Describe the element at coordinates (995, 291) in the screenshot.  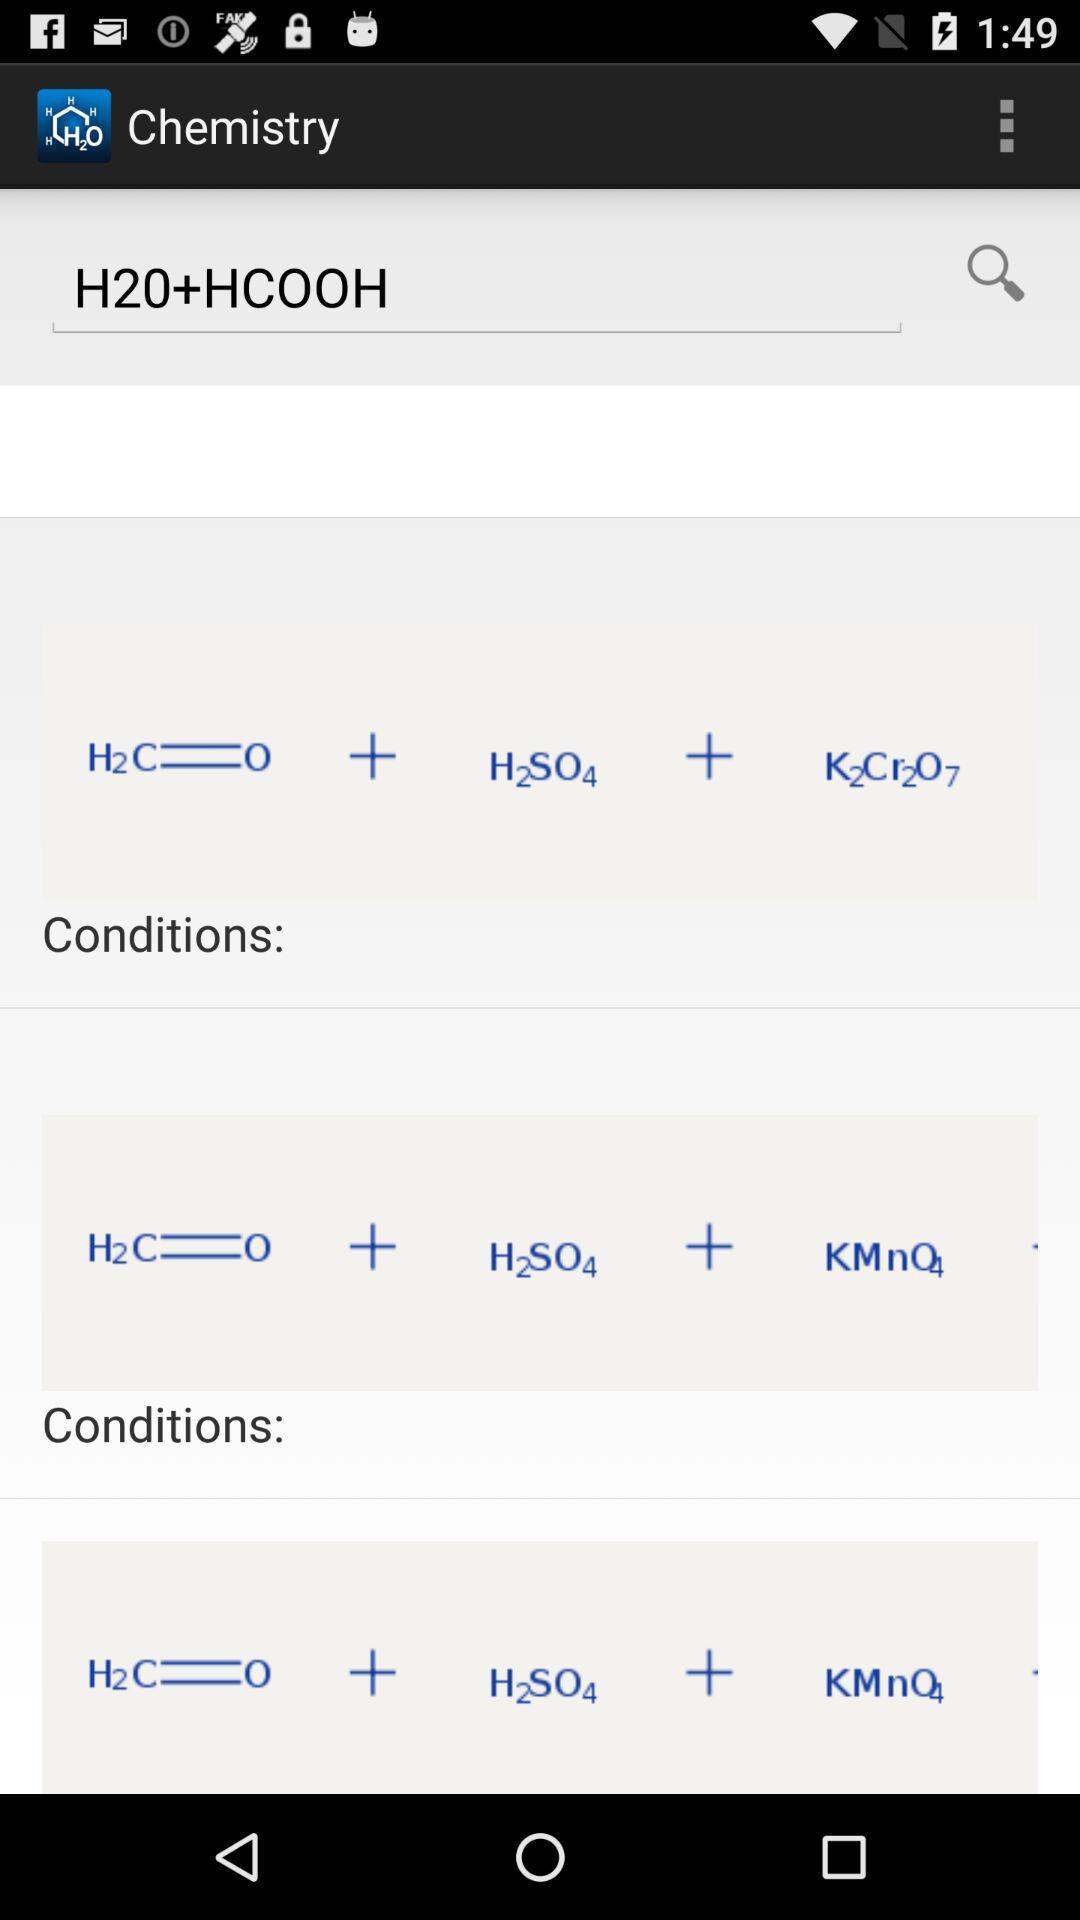
I see `the search icon` at that location.